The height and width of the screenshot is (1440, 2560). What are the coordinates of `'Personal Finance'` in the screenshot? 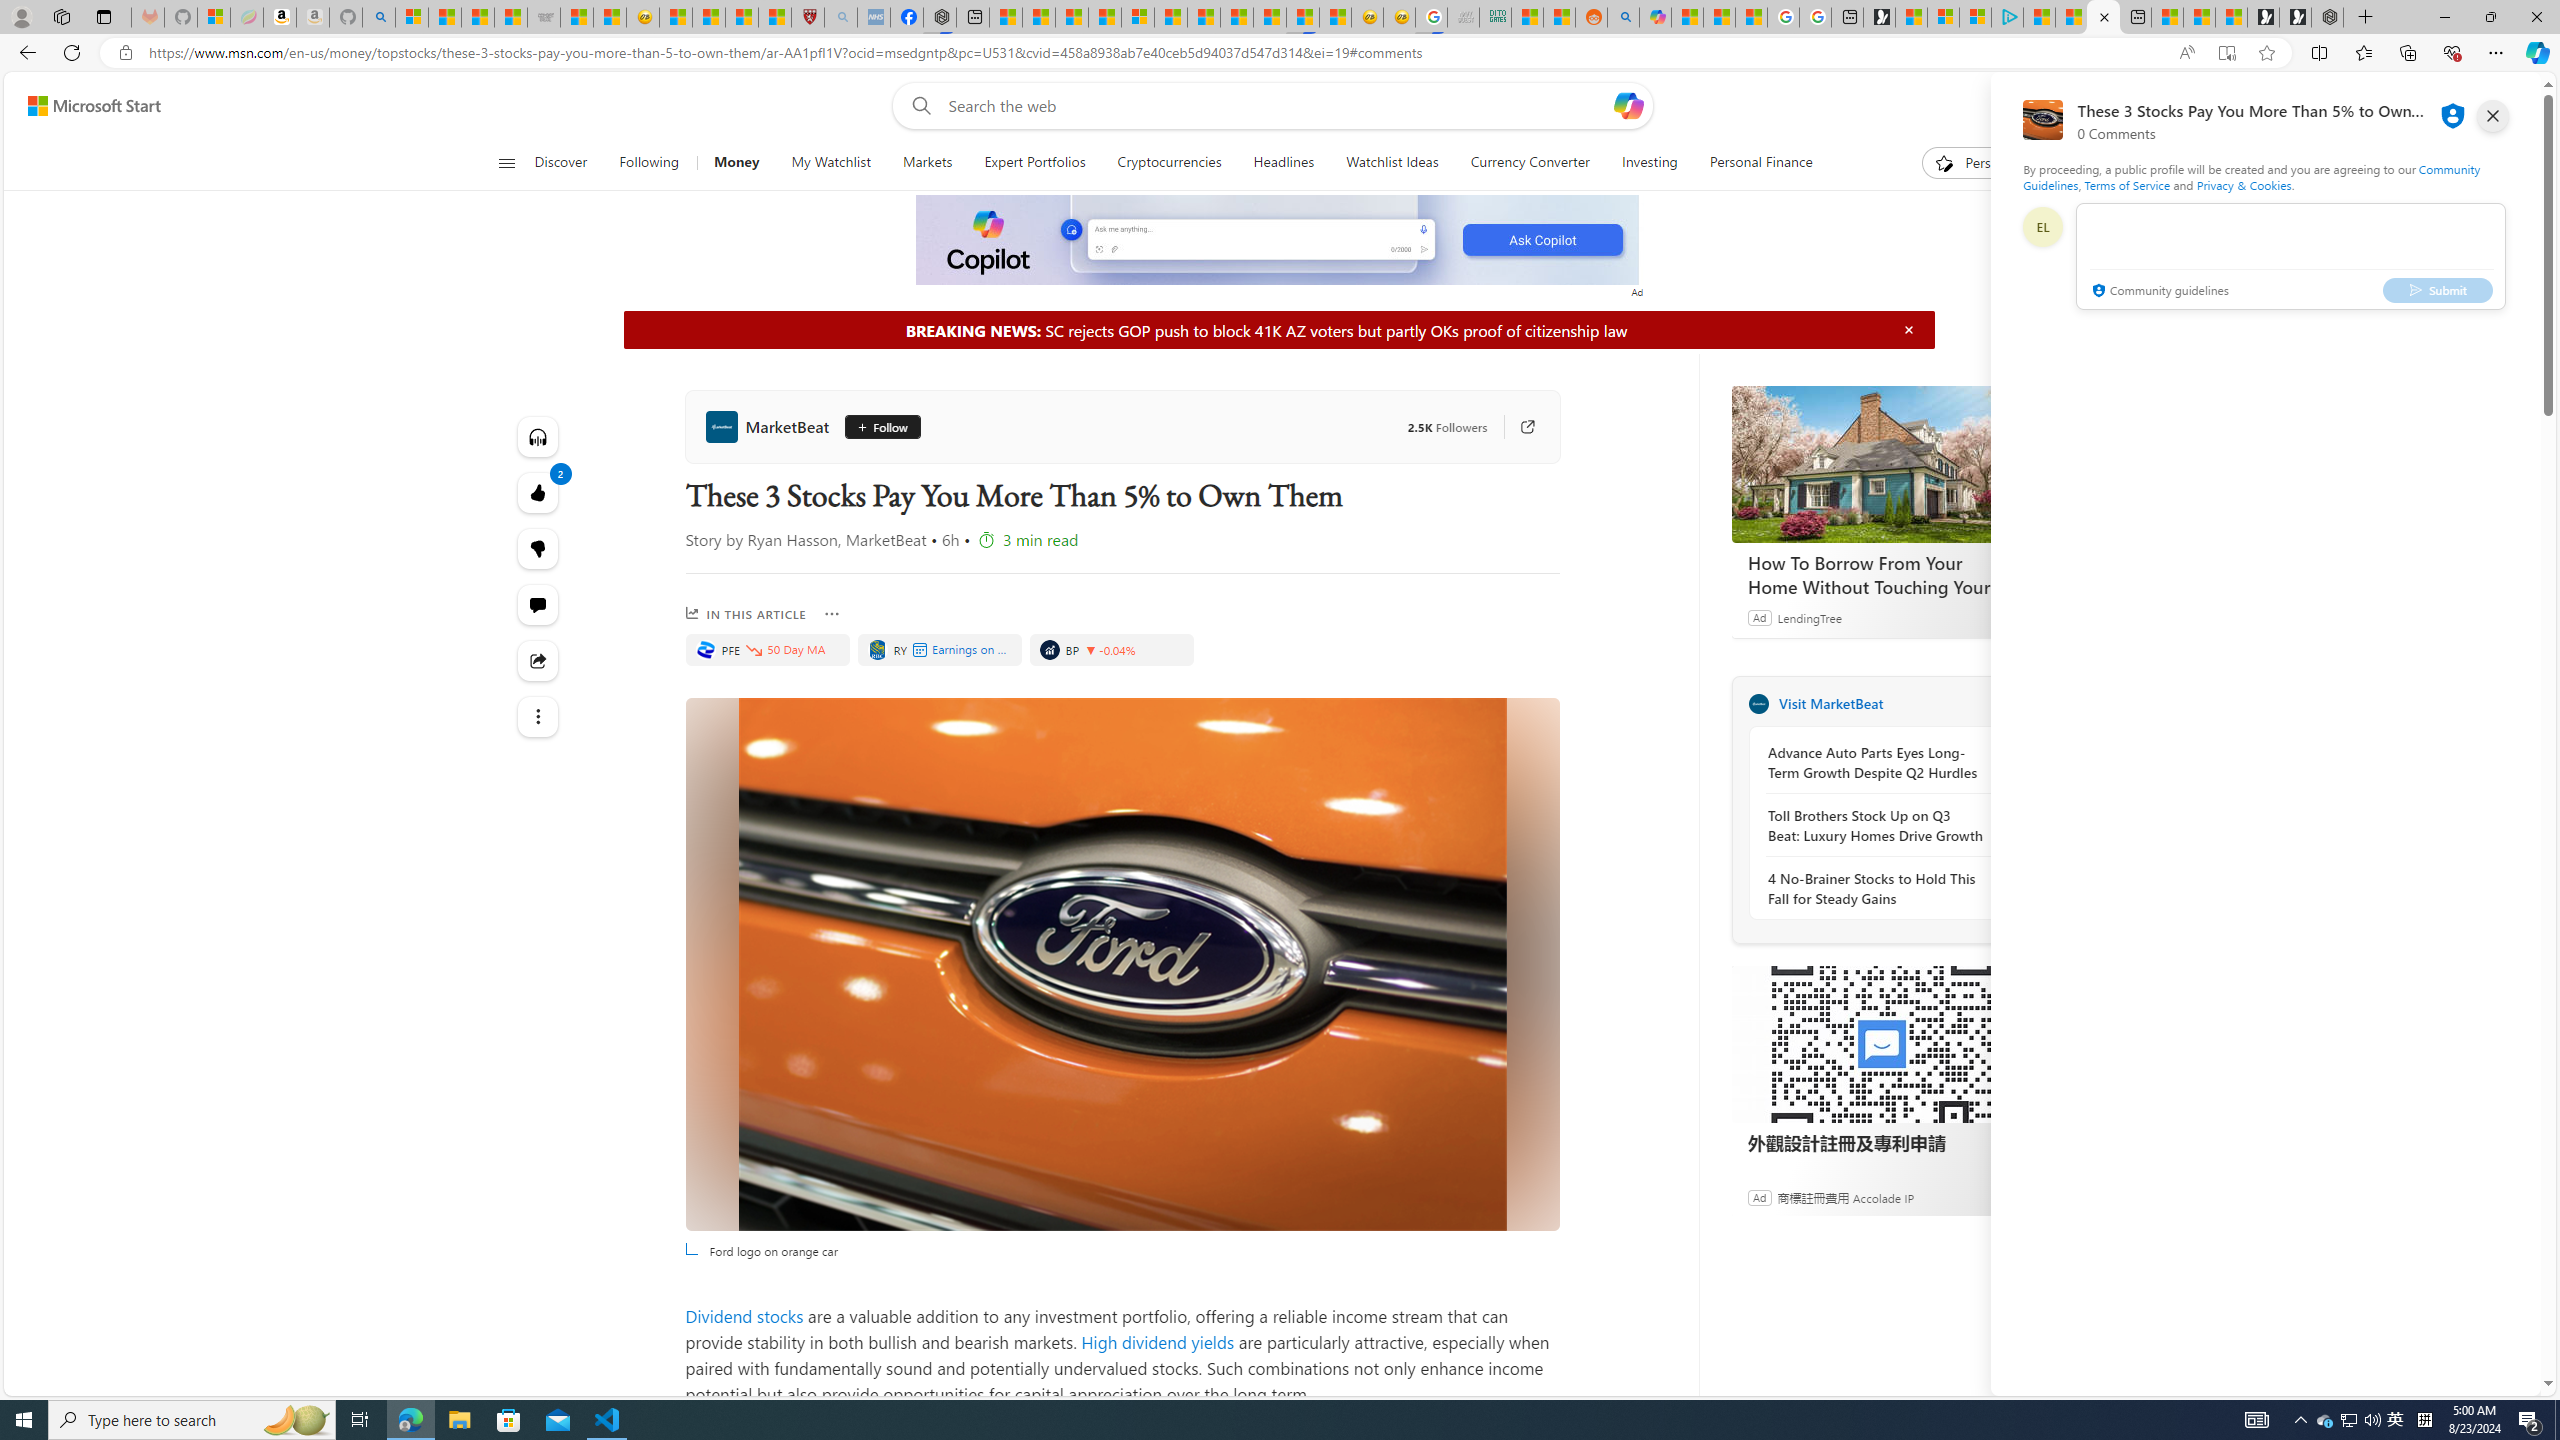 It's located at (1752, 162).